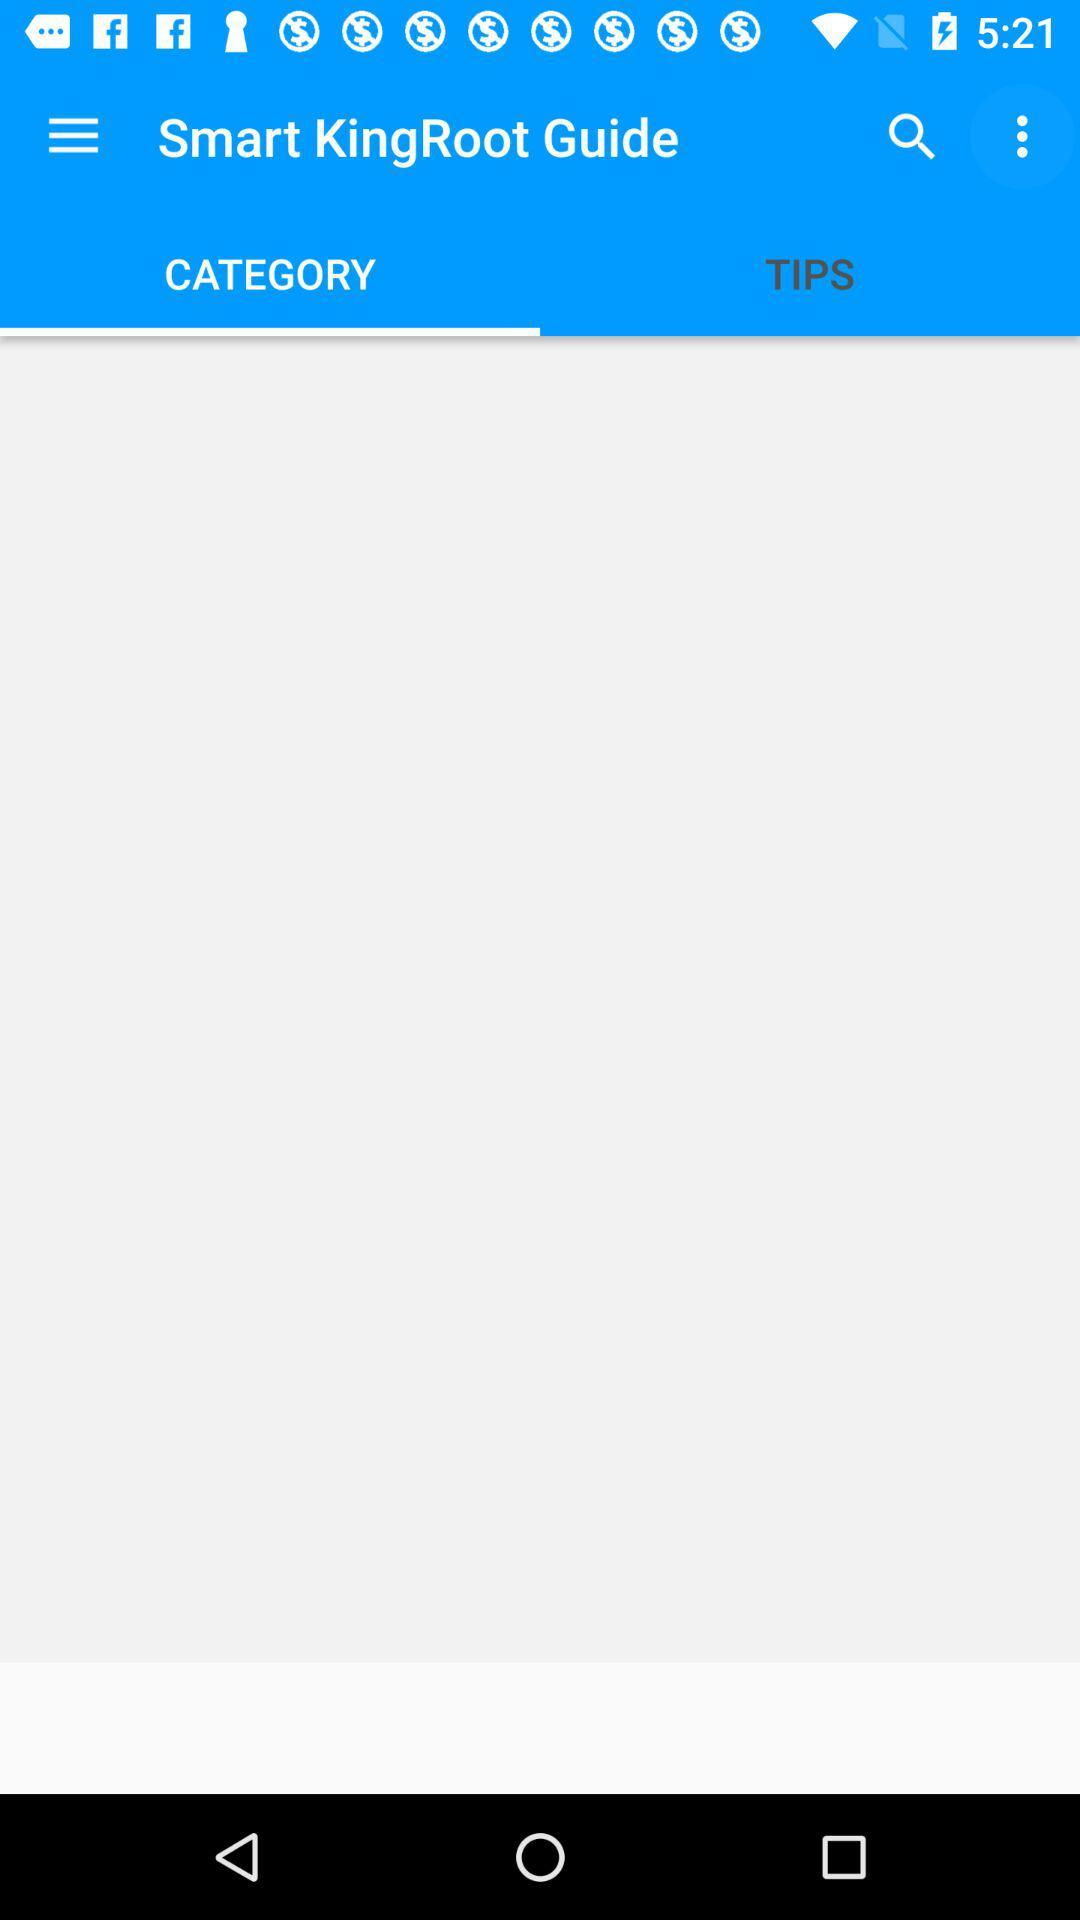  What do you see at coordinates (911, 135) in the screenshot?
I see `the app to the right of smart kingroot guide app` at bounding box center [911, 135].